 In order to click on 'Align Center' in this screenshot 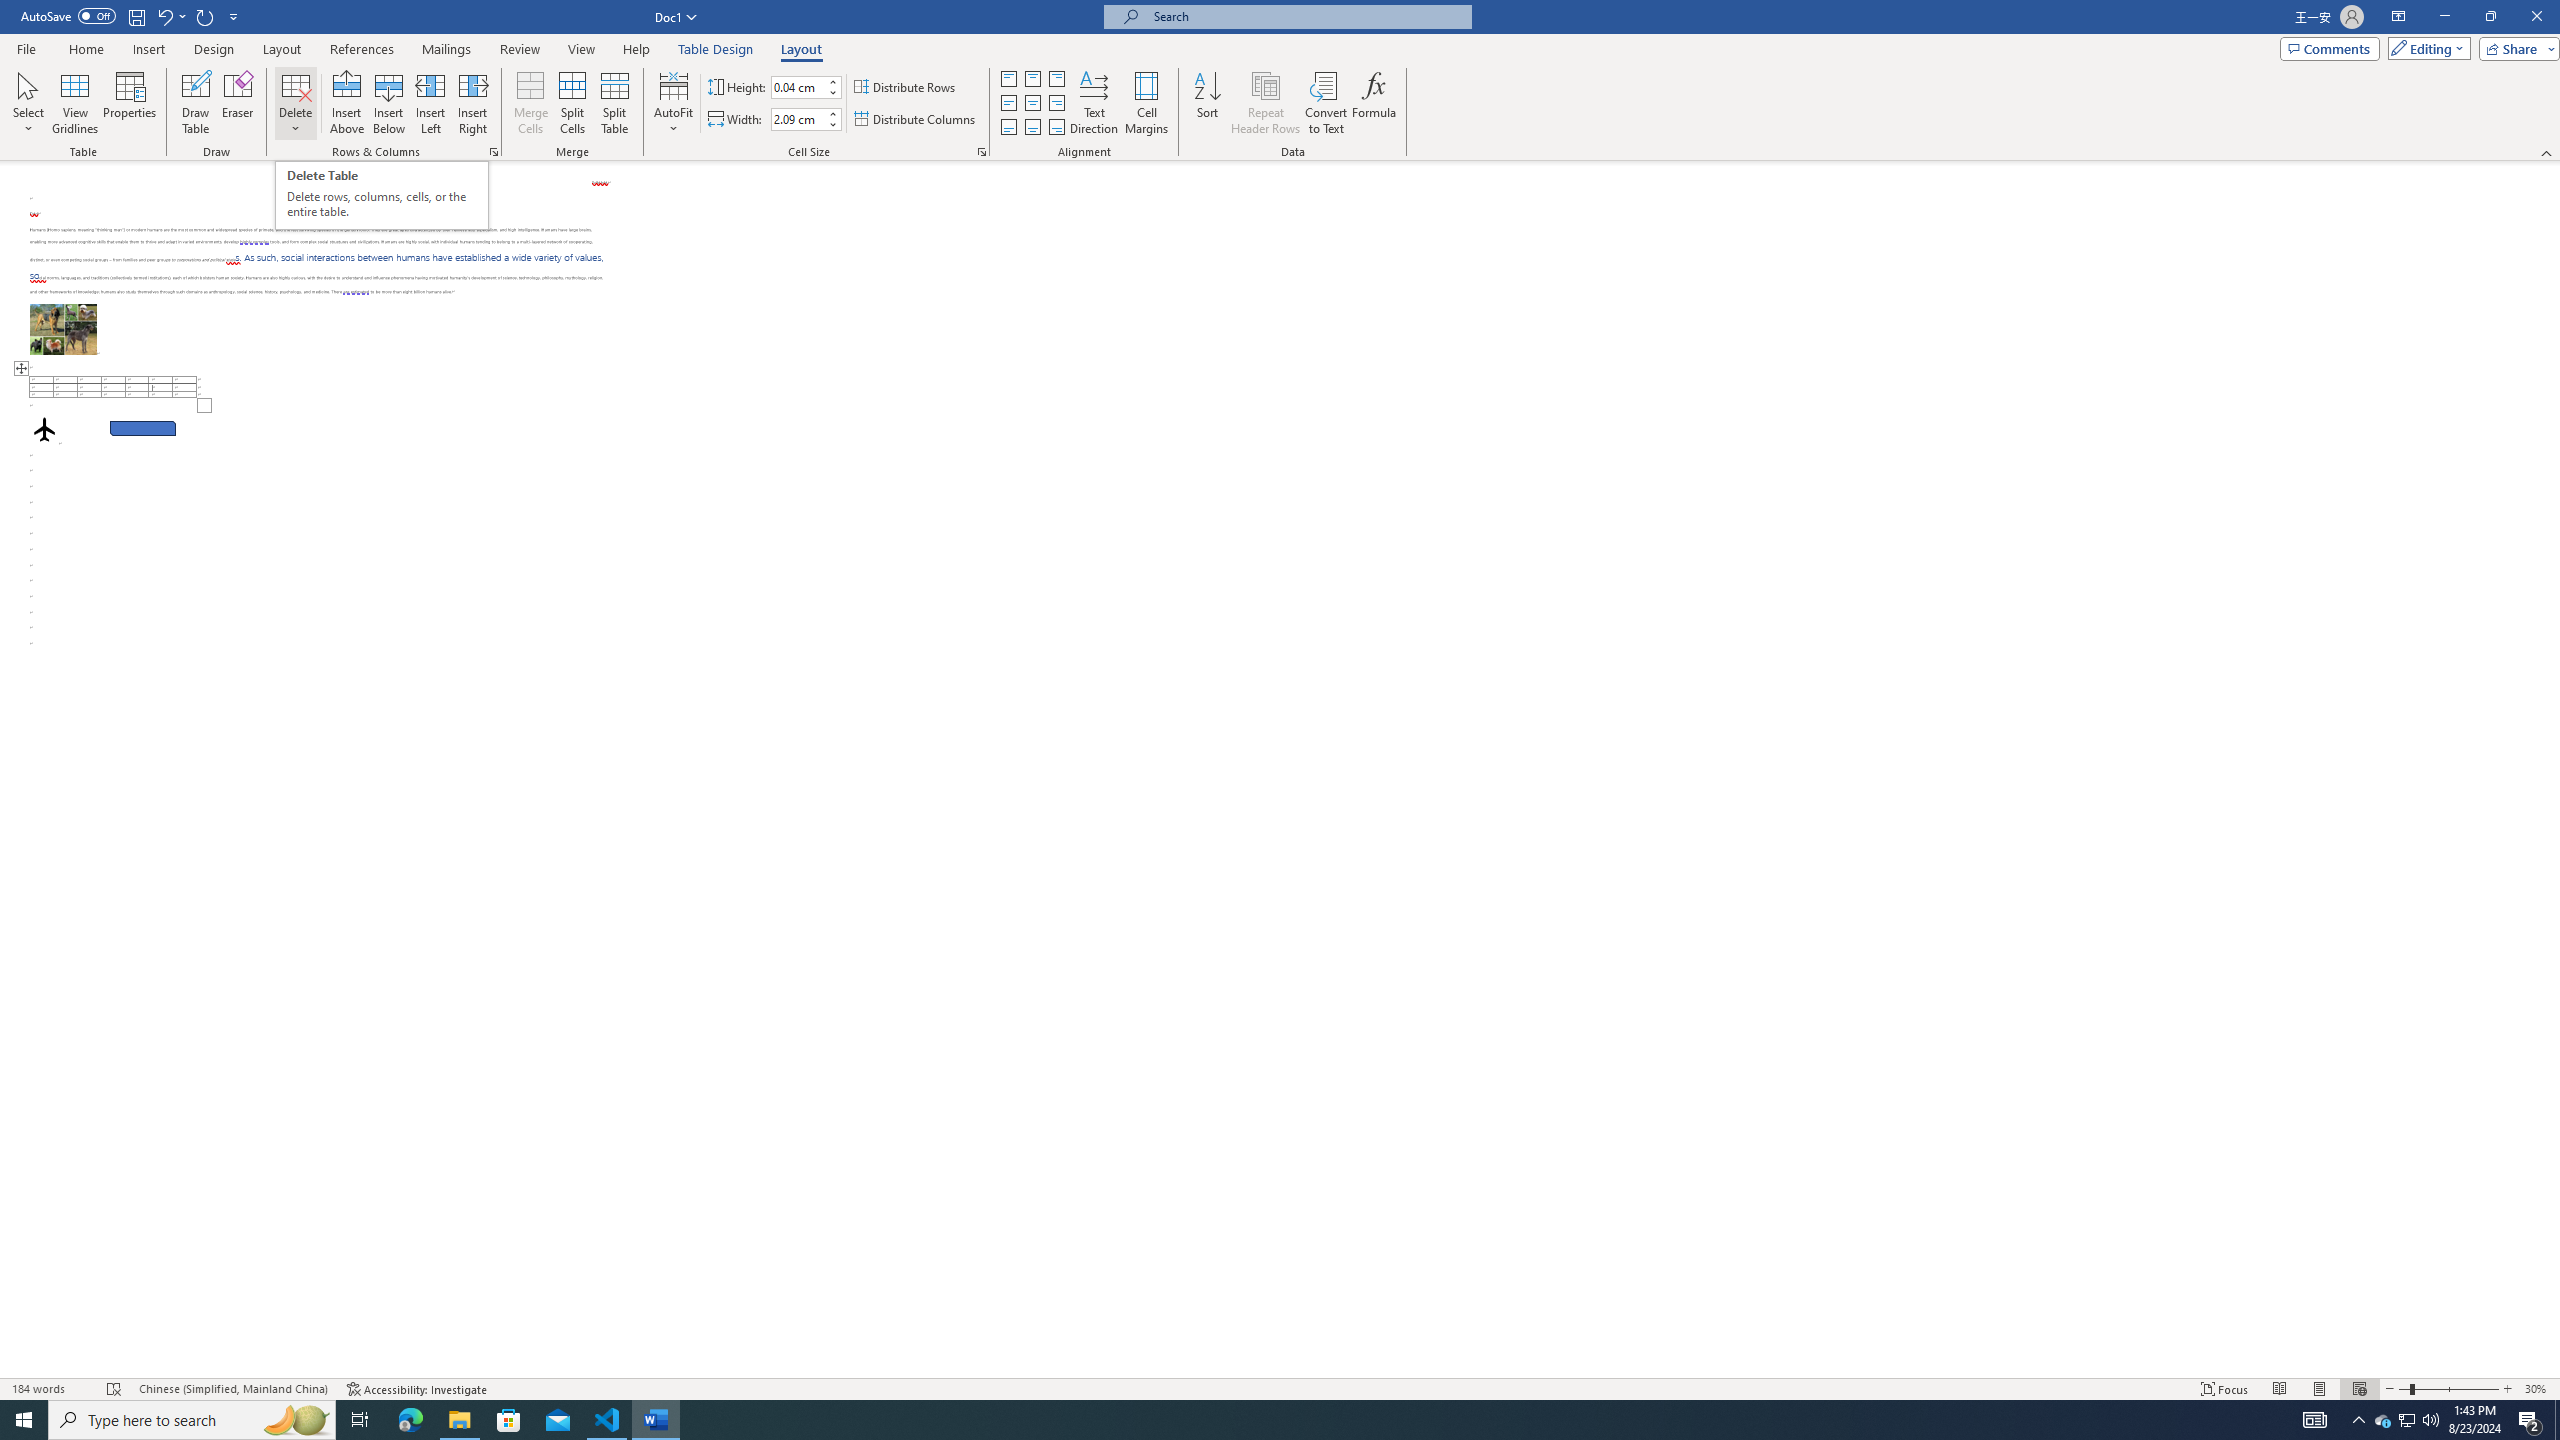, I will do `click(1031, 103)`.